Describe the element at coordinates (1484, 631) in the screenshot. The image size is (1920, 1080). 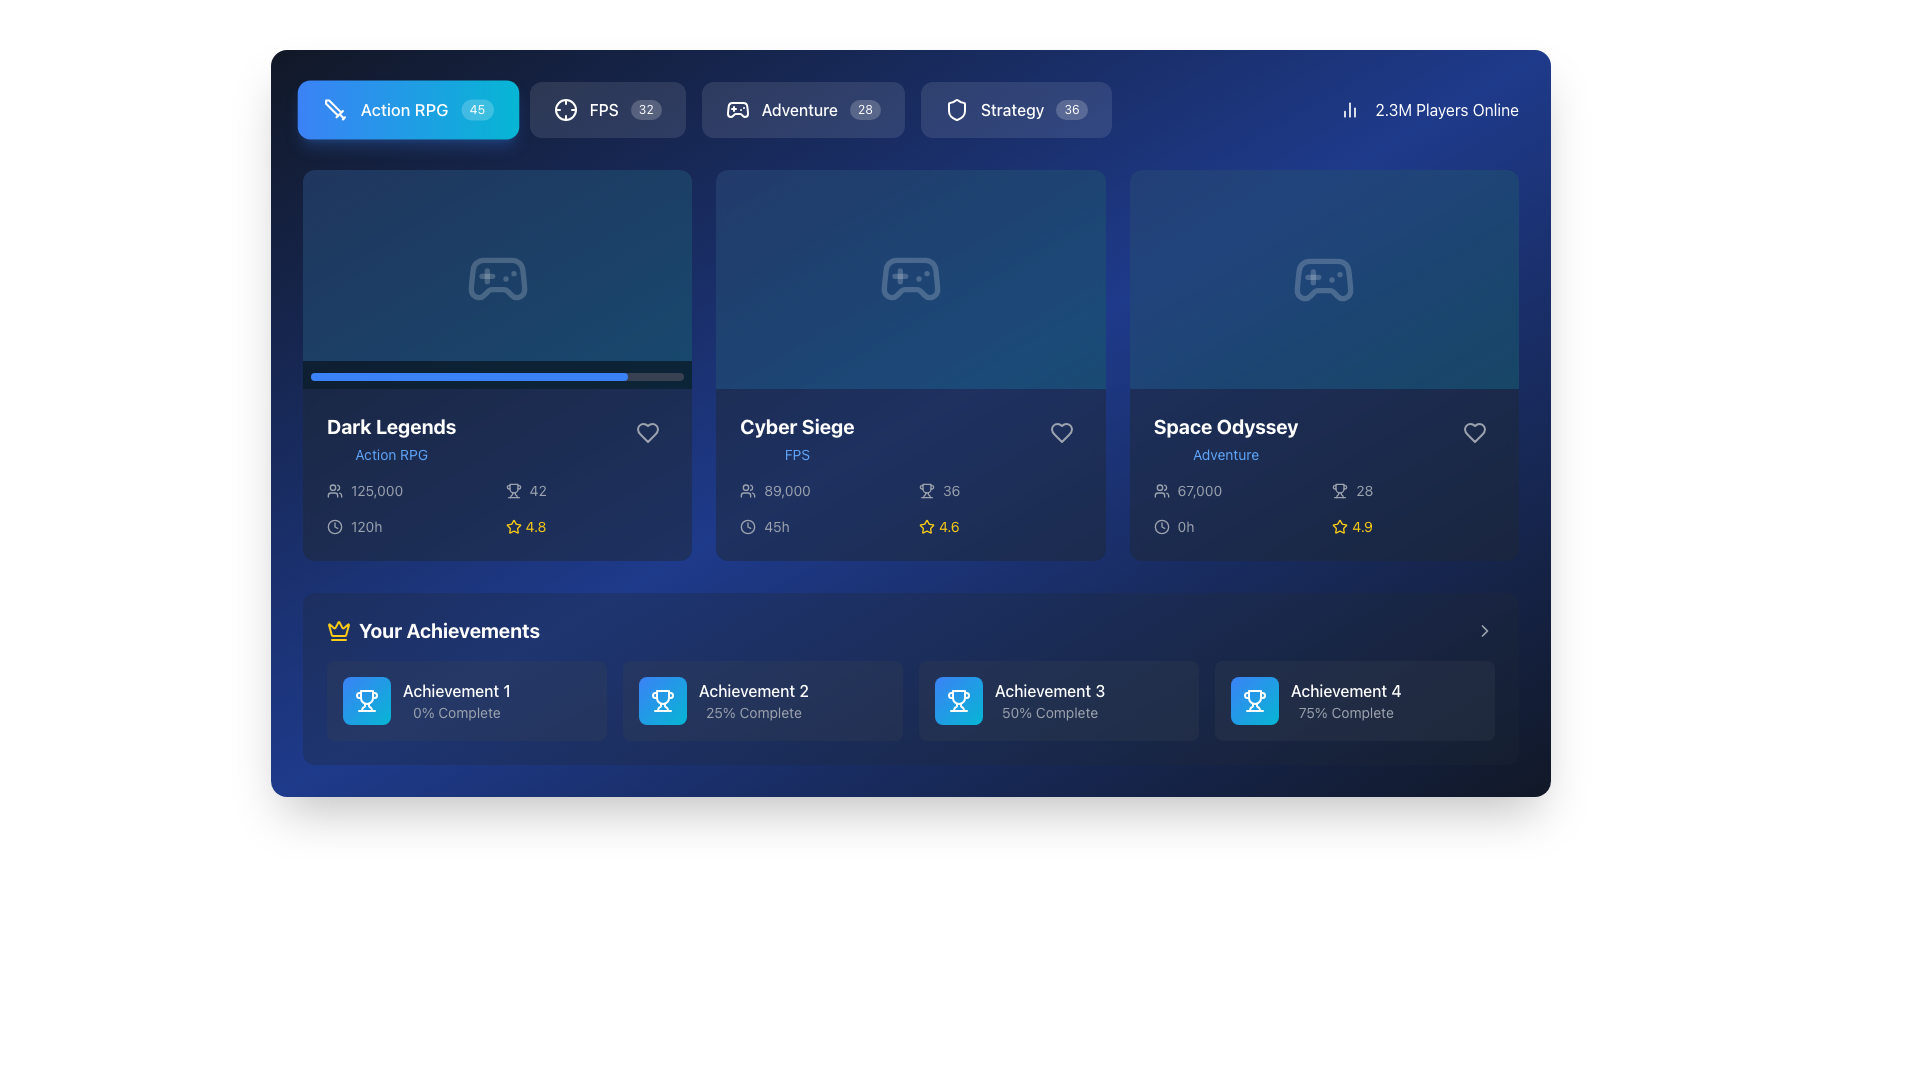
I see `the small right-pointing chevron icon located at the bottom right corner of the interface` at that location.